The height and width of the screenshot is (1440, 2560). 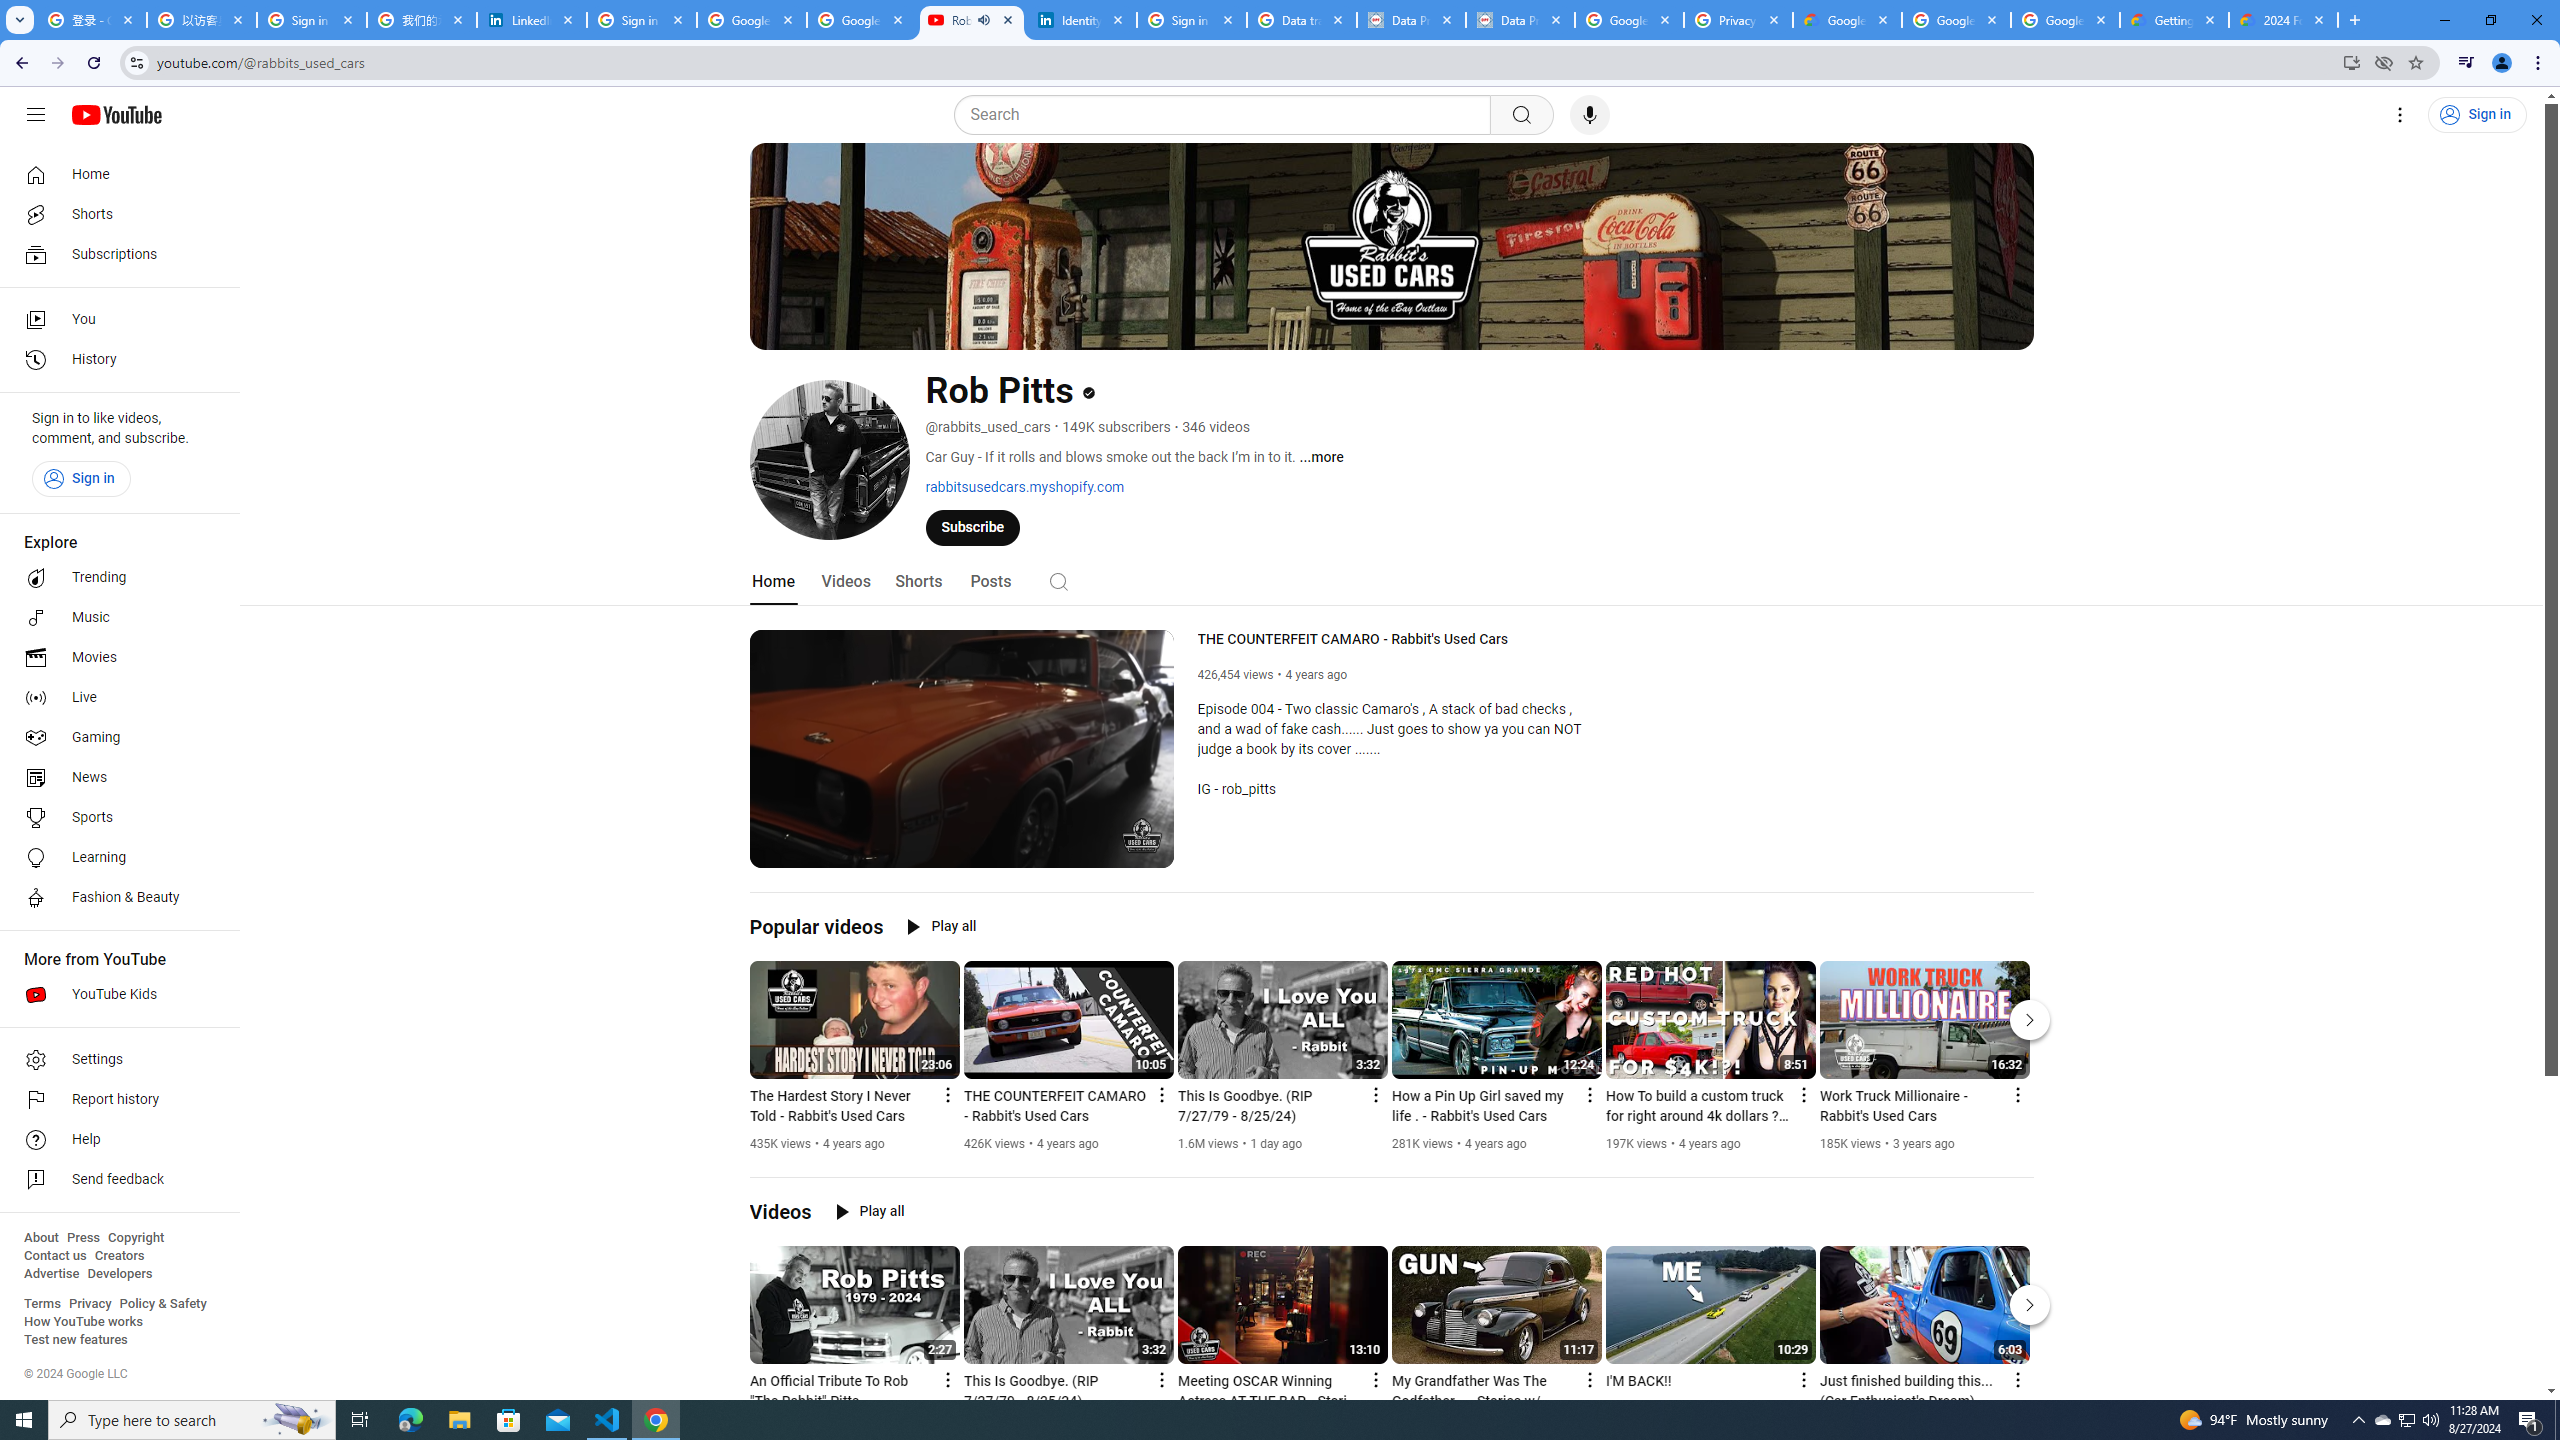 What do you see at coordinates (1954, 19) in the screenshot?
I see `'Google Workspace - Specific Terms'` at bounding box center [1954, 19].